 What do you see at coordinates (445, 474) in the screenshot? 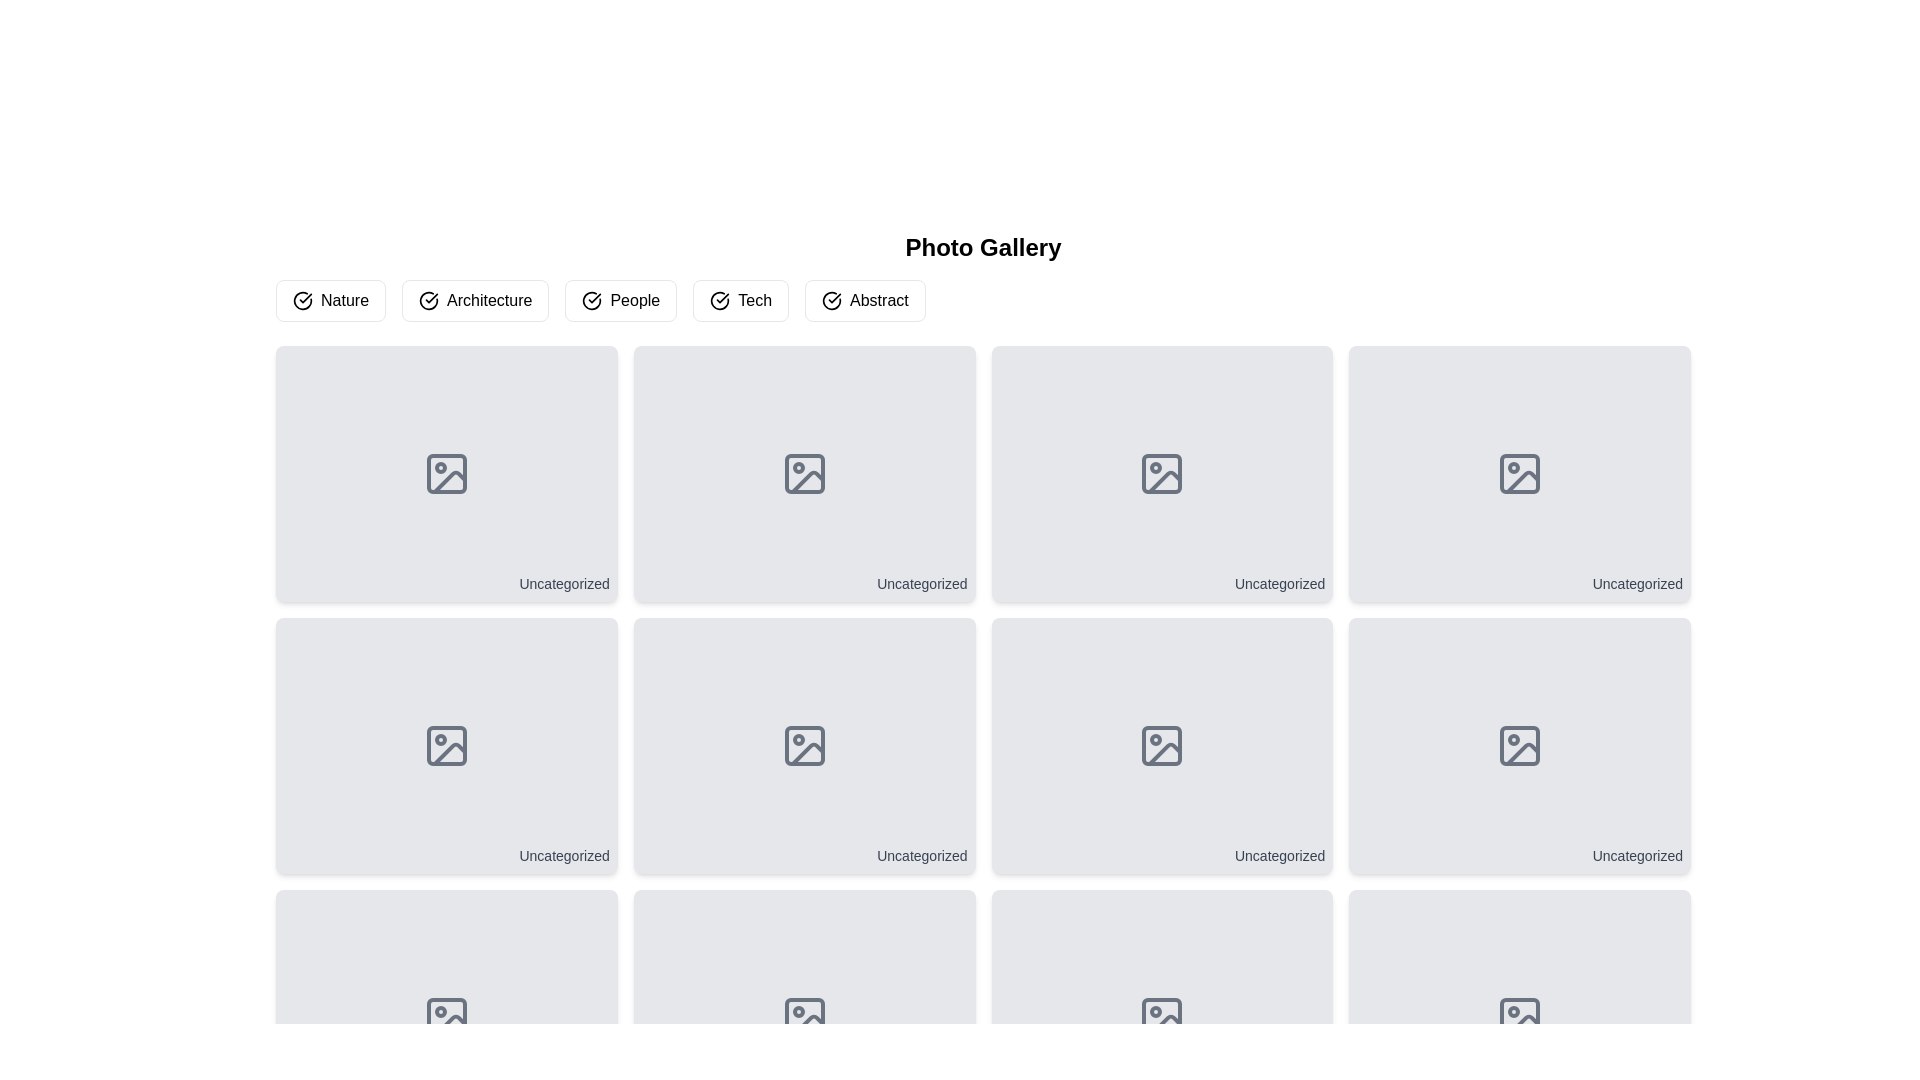
I see `the central square element within the image icon located in the top-left cell of a grid layout` at bounding box center [445, 474].